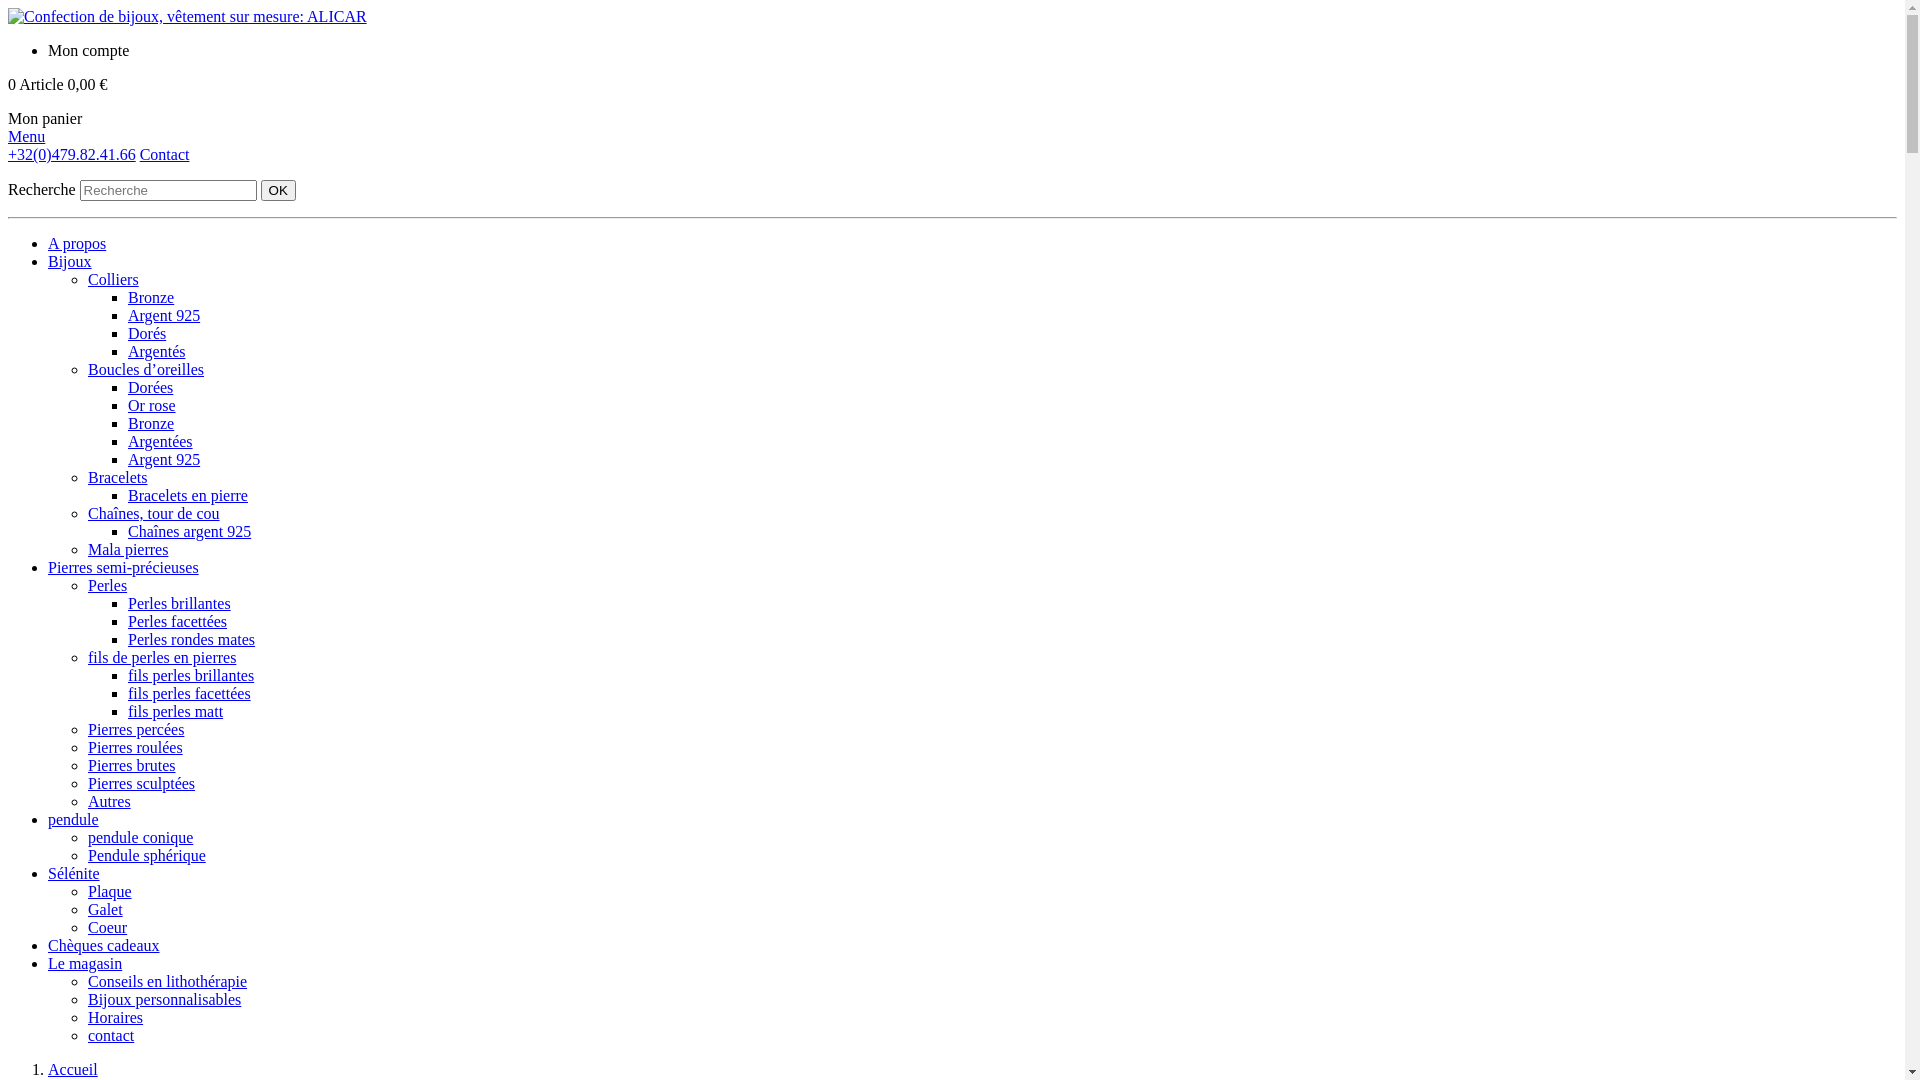 The image size is (1920, 1080). I want to click on 'Bijoux', so click(70, 260).